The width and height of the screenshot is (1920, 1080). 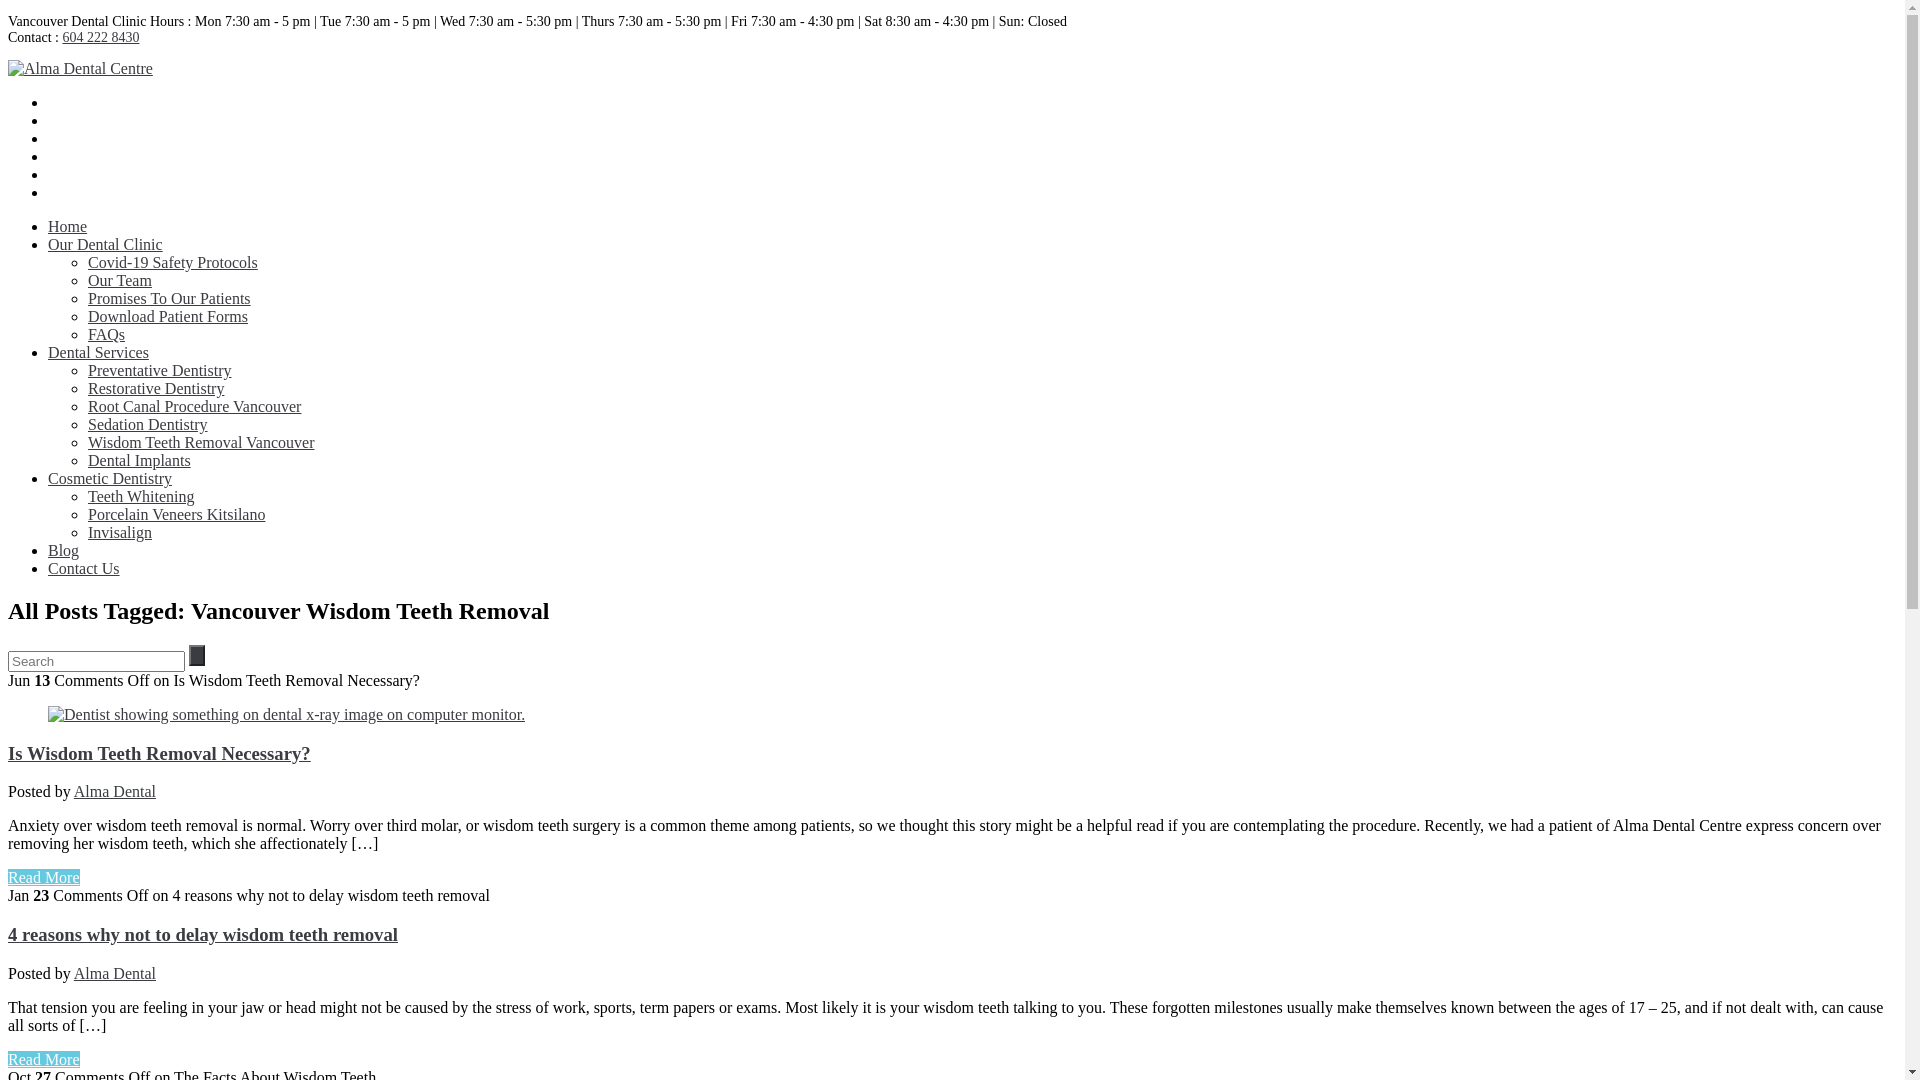 What do you see at coordinates (194, 405) in the screenshot?
I see `'Root Canal Procedure Vancouver'` at bounding box center [194, 405].